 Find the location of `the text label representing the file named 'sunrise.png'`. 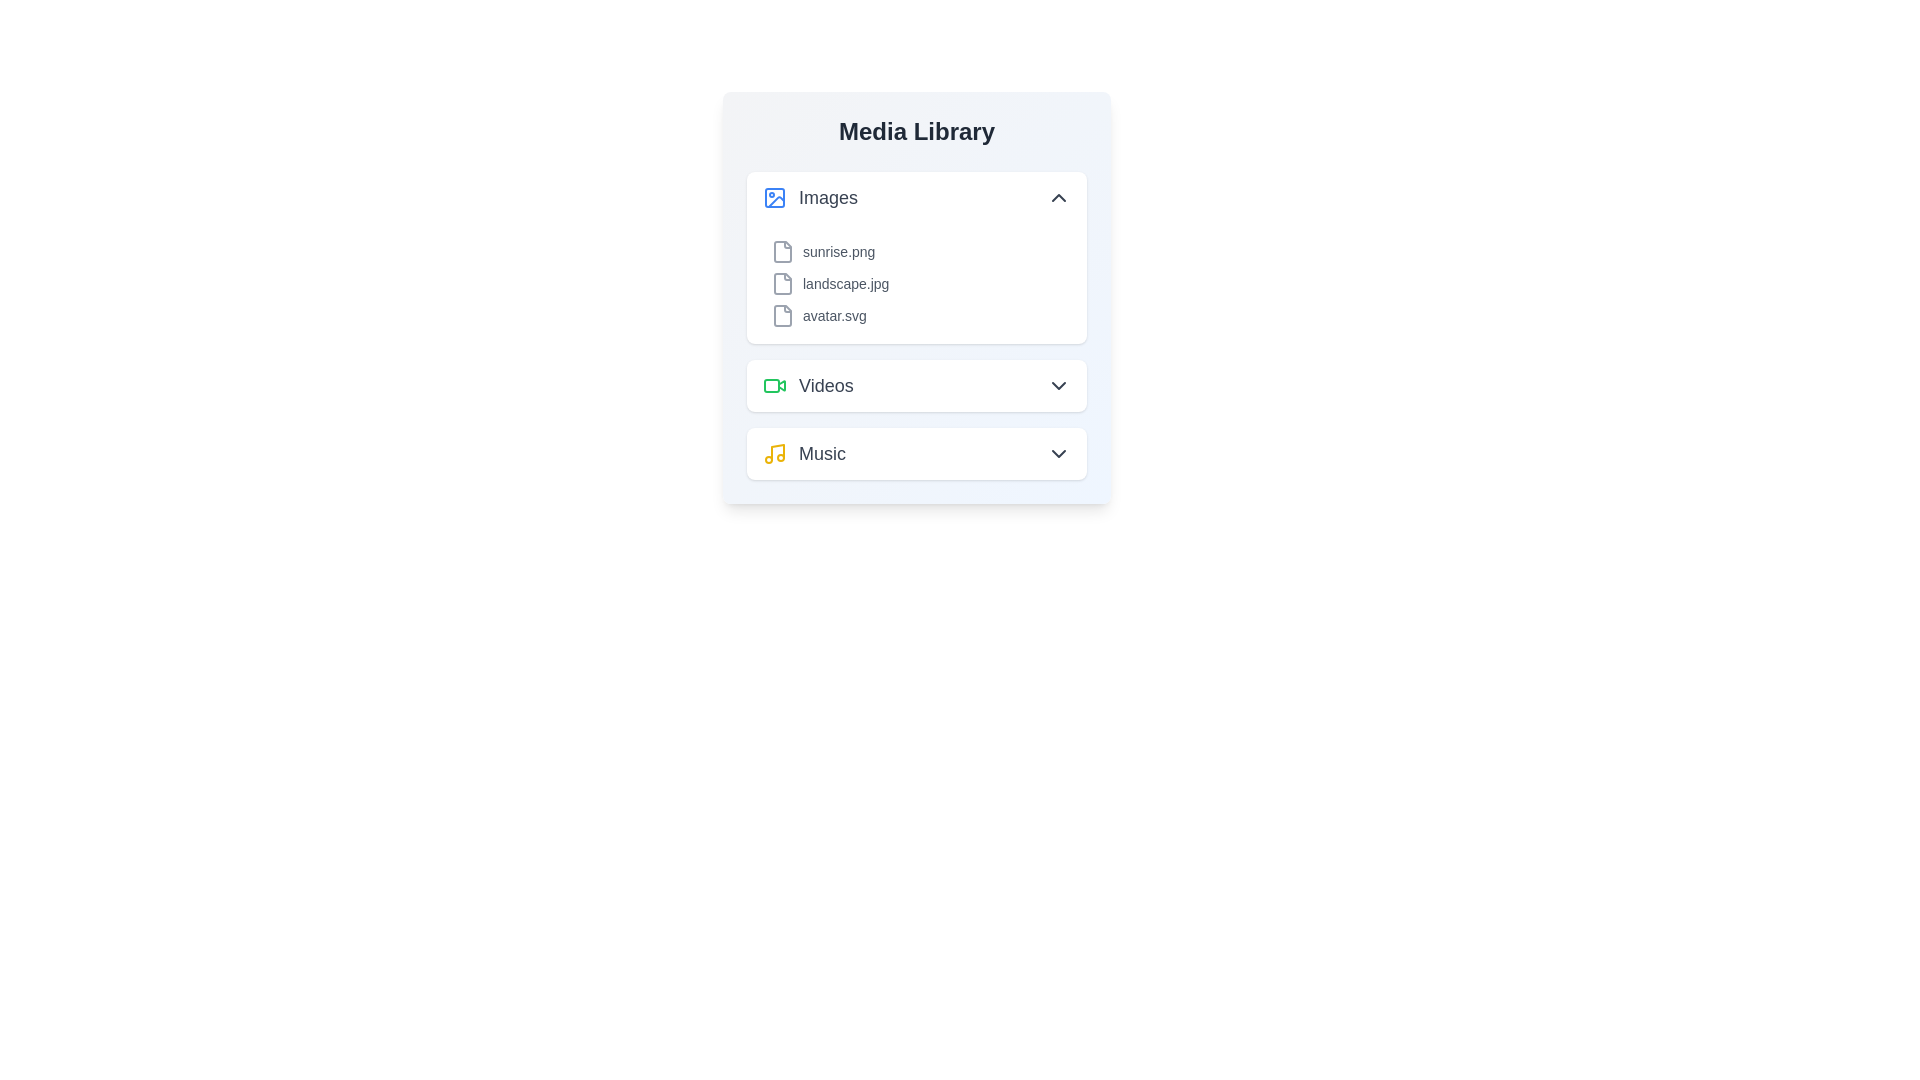

the text label representing the file named 'sunrise.png' is located at coordinates (839, 250).